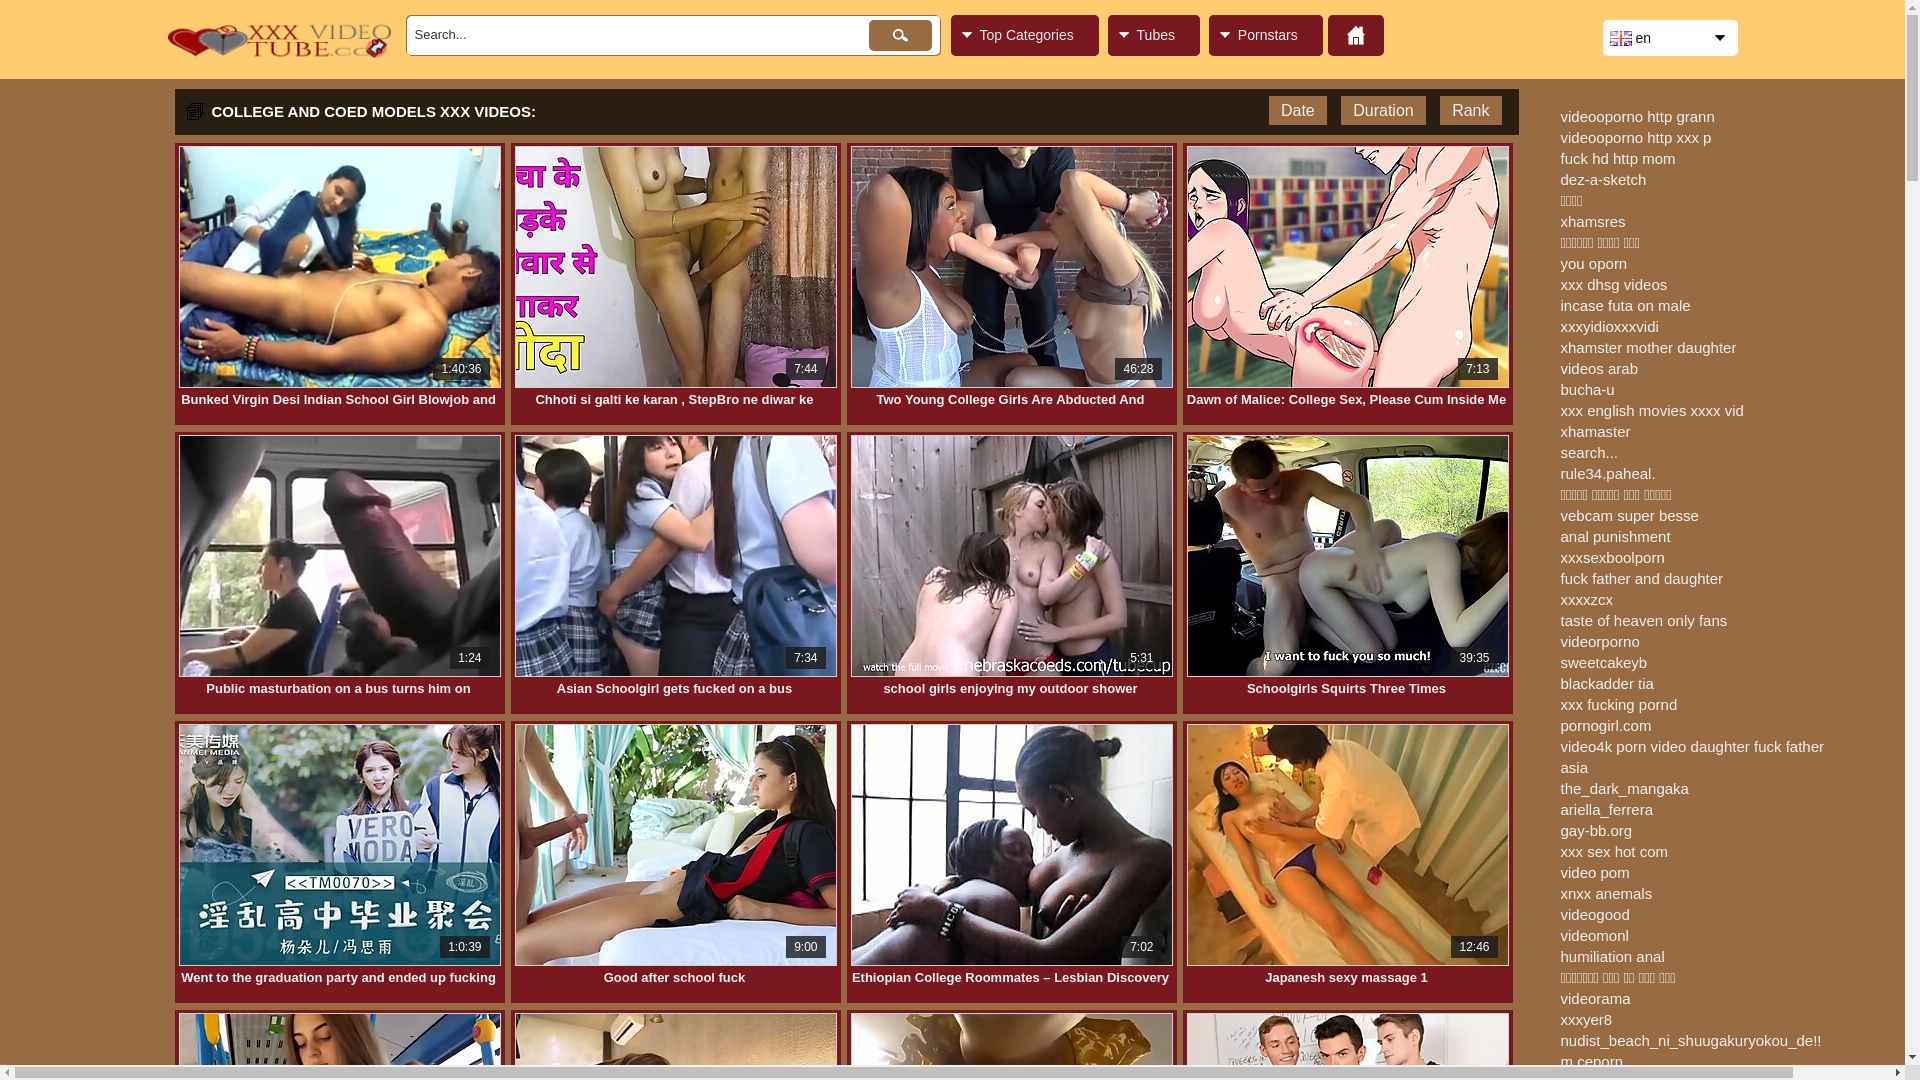 This screenshot has height=1080, width=1920. What do you see at coordinates (1585, 598) in the screenshot?
I see `'xxxxzcx'` at bounding box center [1585, 598].